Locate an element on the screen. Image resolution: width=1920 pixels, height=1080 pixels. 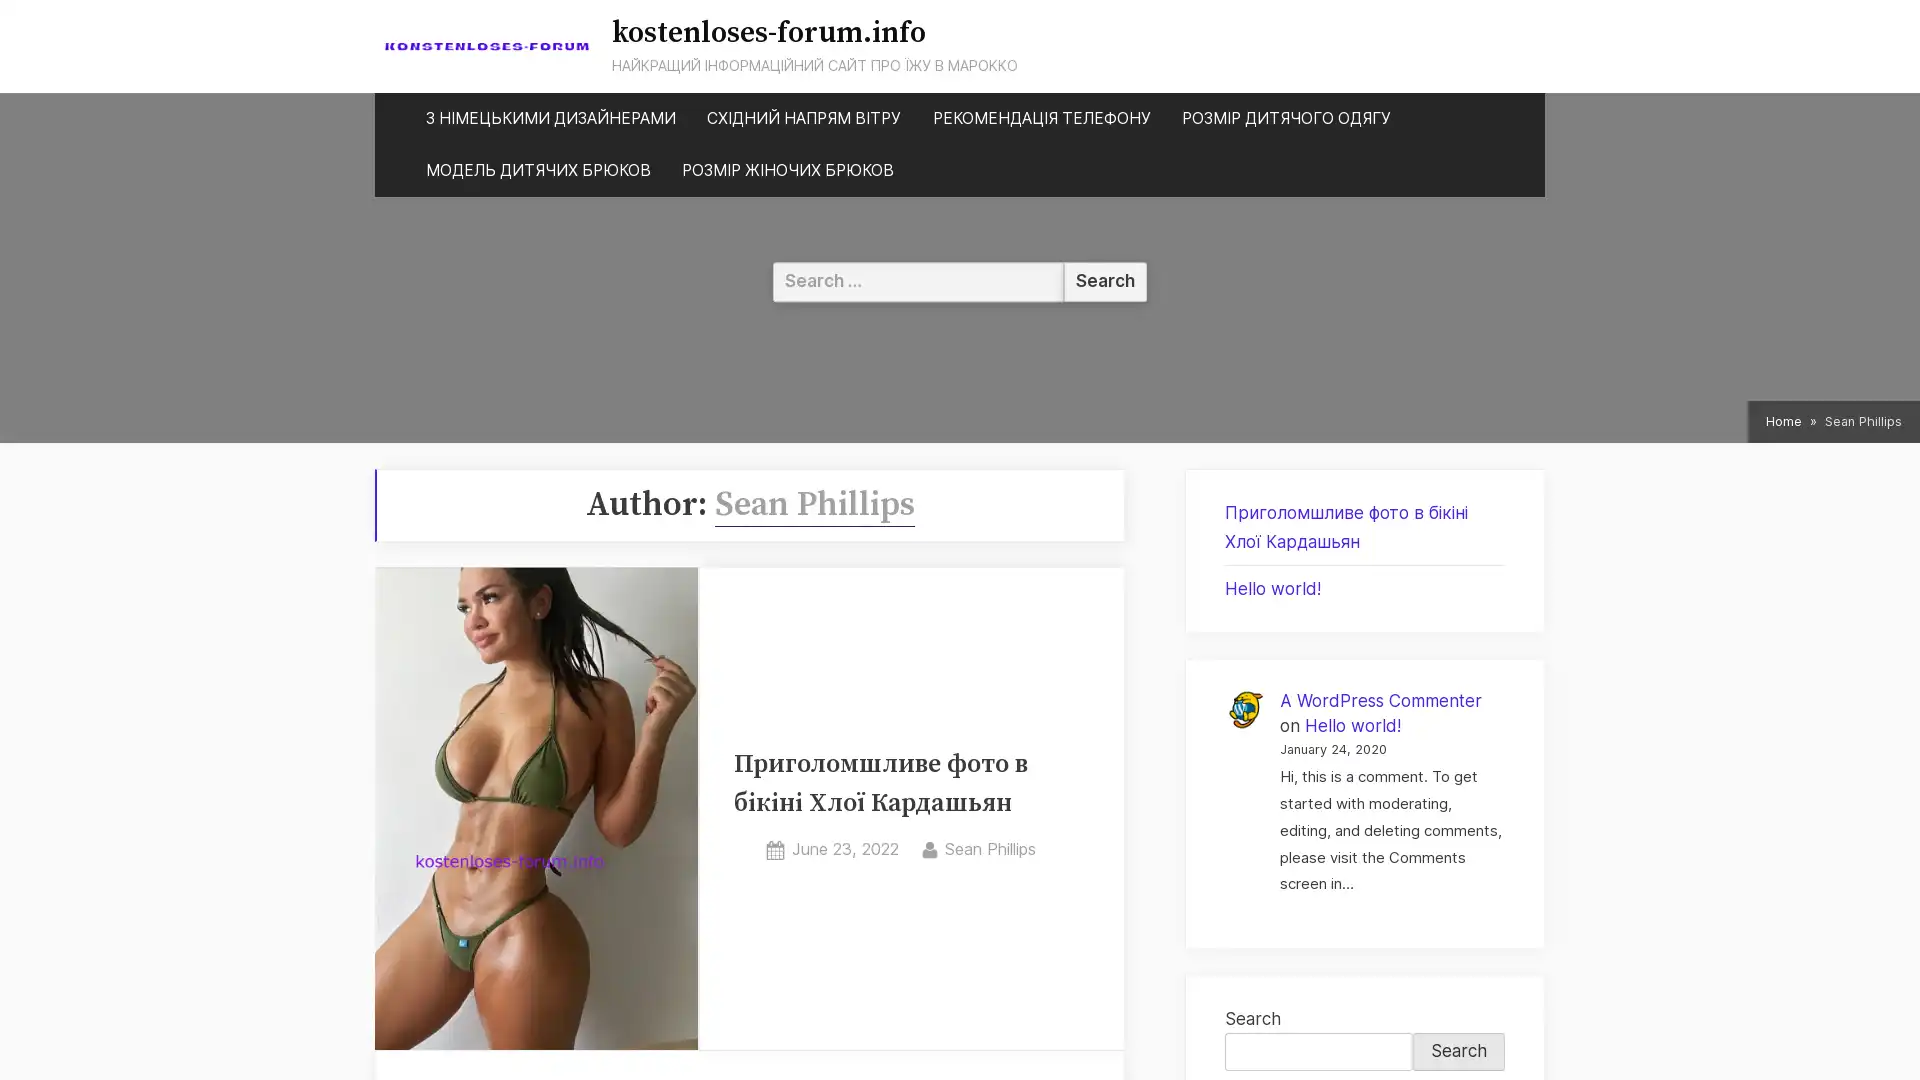
Search is located at coordinates (1459, 1050).